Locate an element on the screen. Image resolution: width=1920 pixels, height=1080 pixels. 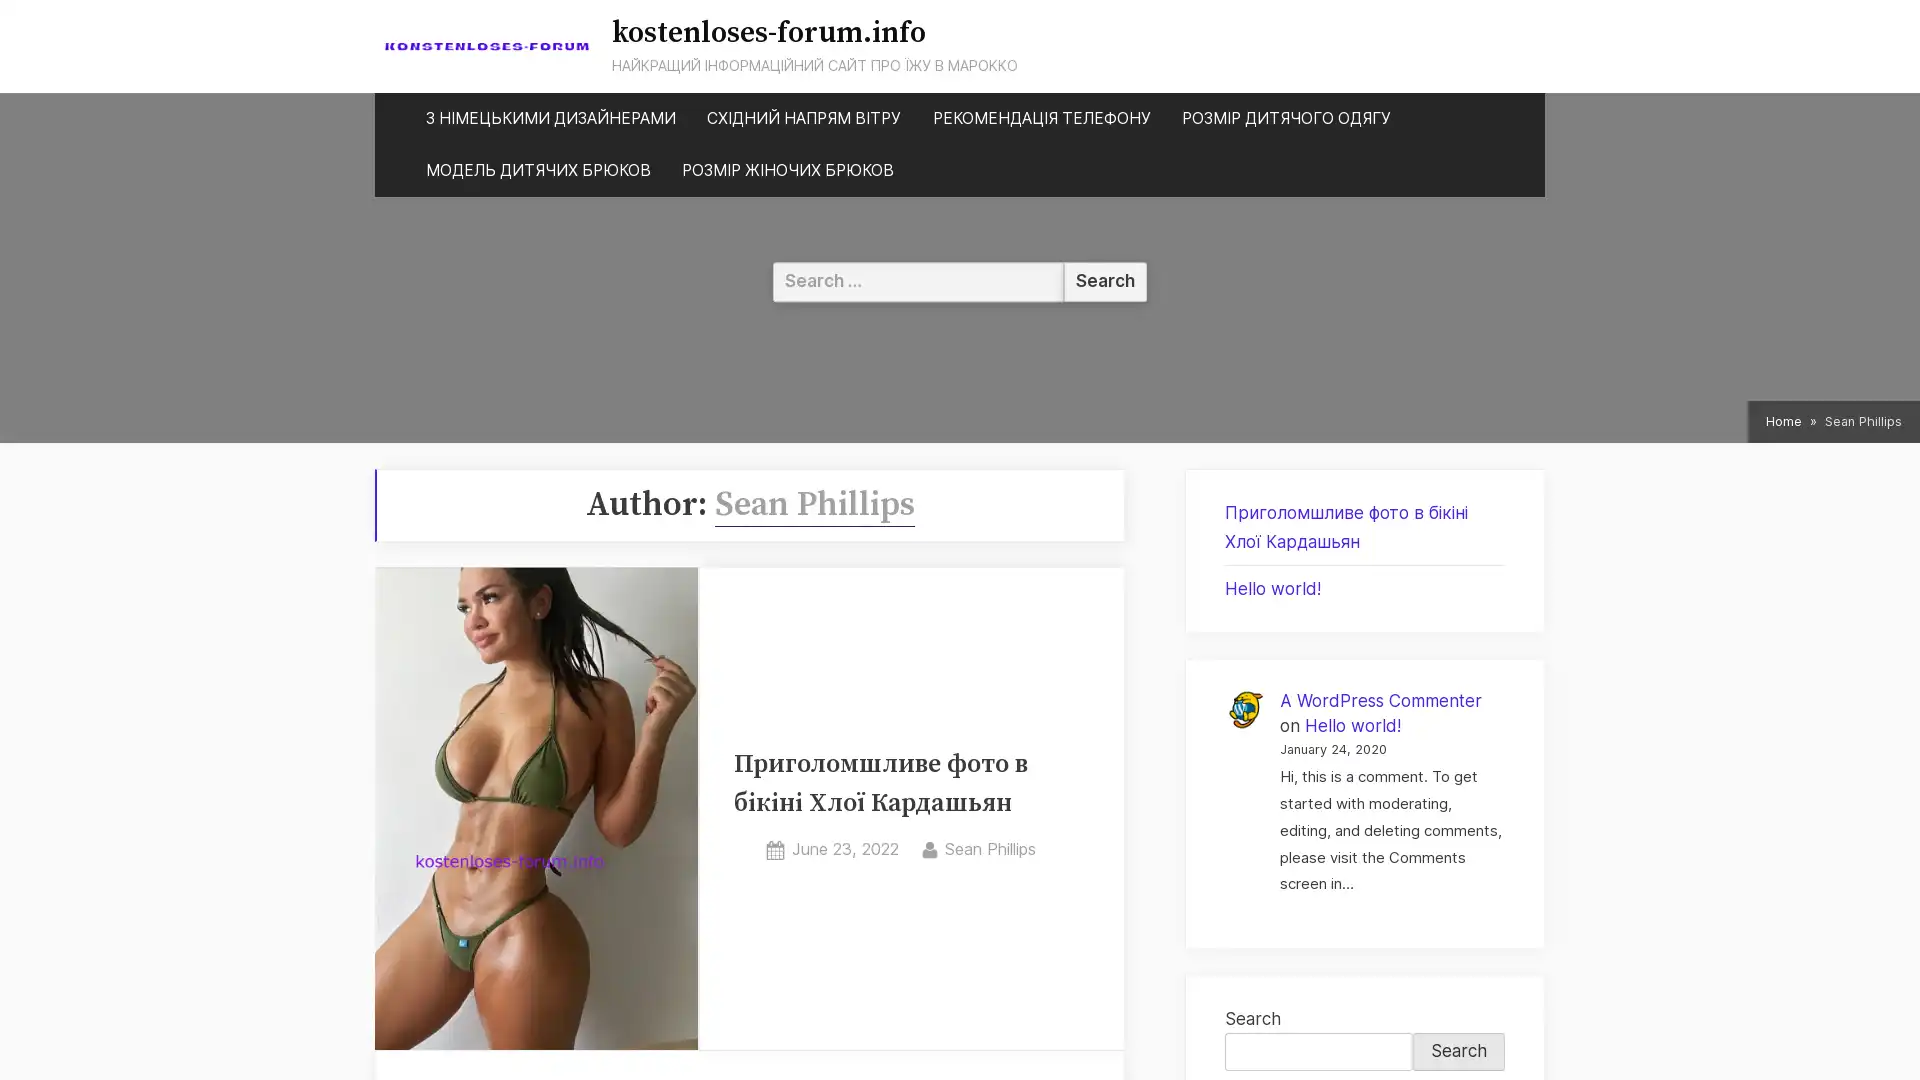
Search is located at coordinates (1459, 1050).